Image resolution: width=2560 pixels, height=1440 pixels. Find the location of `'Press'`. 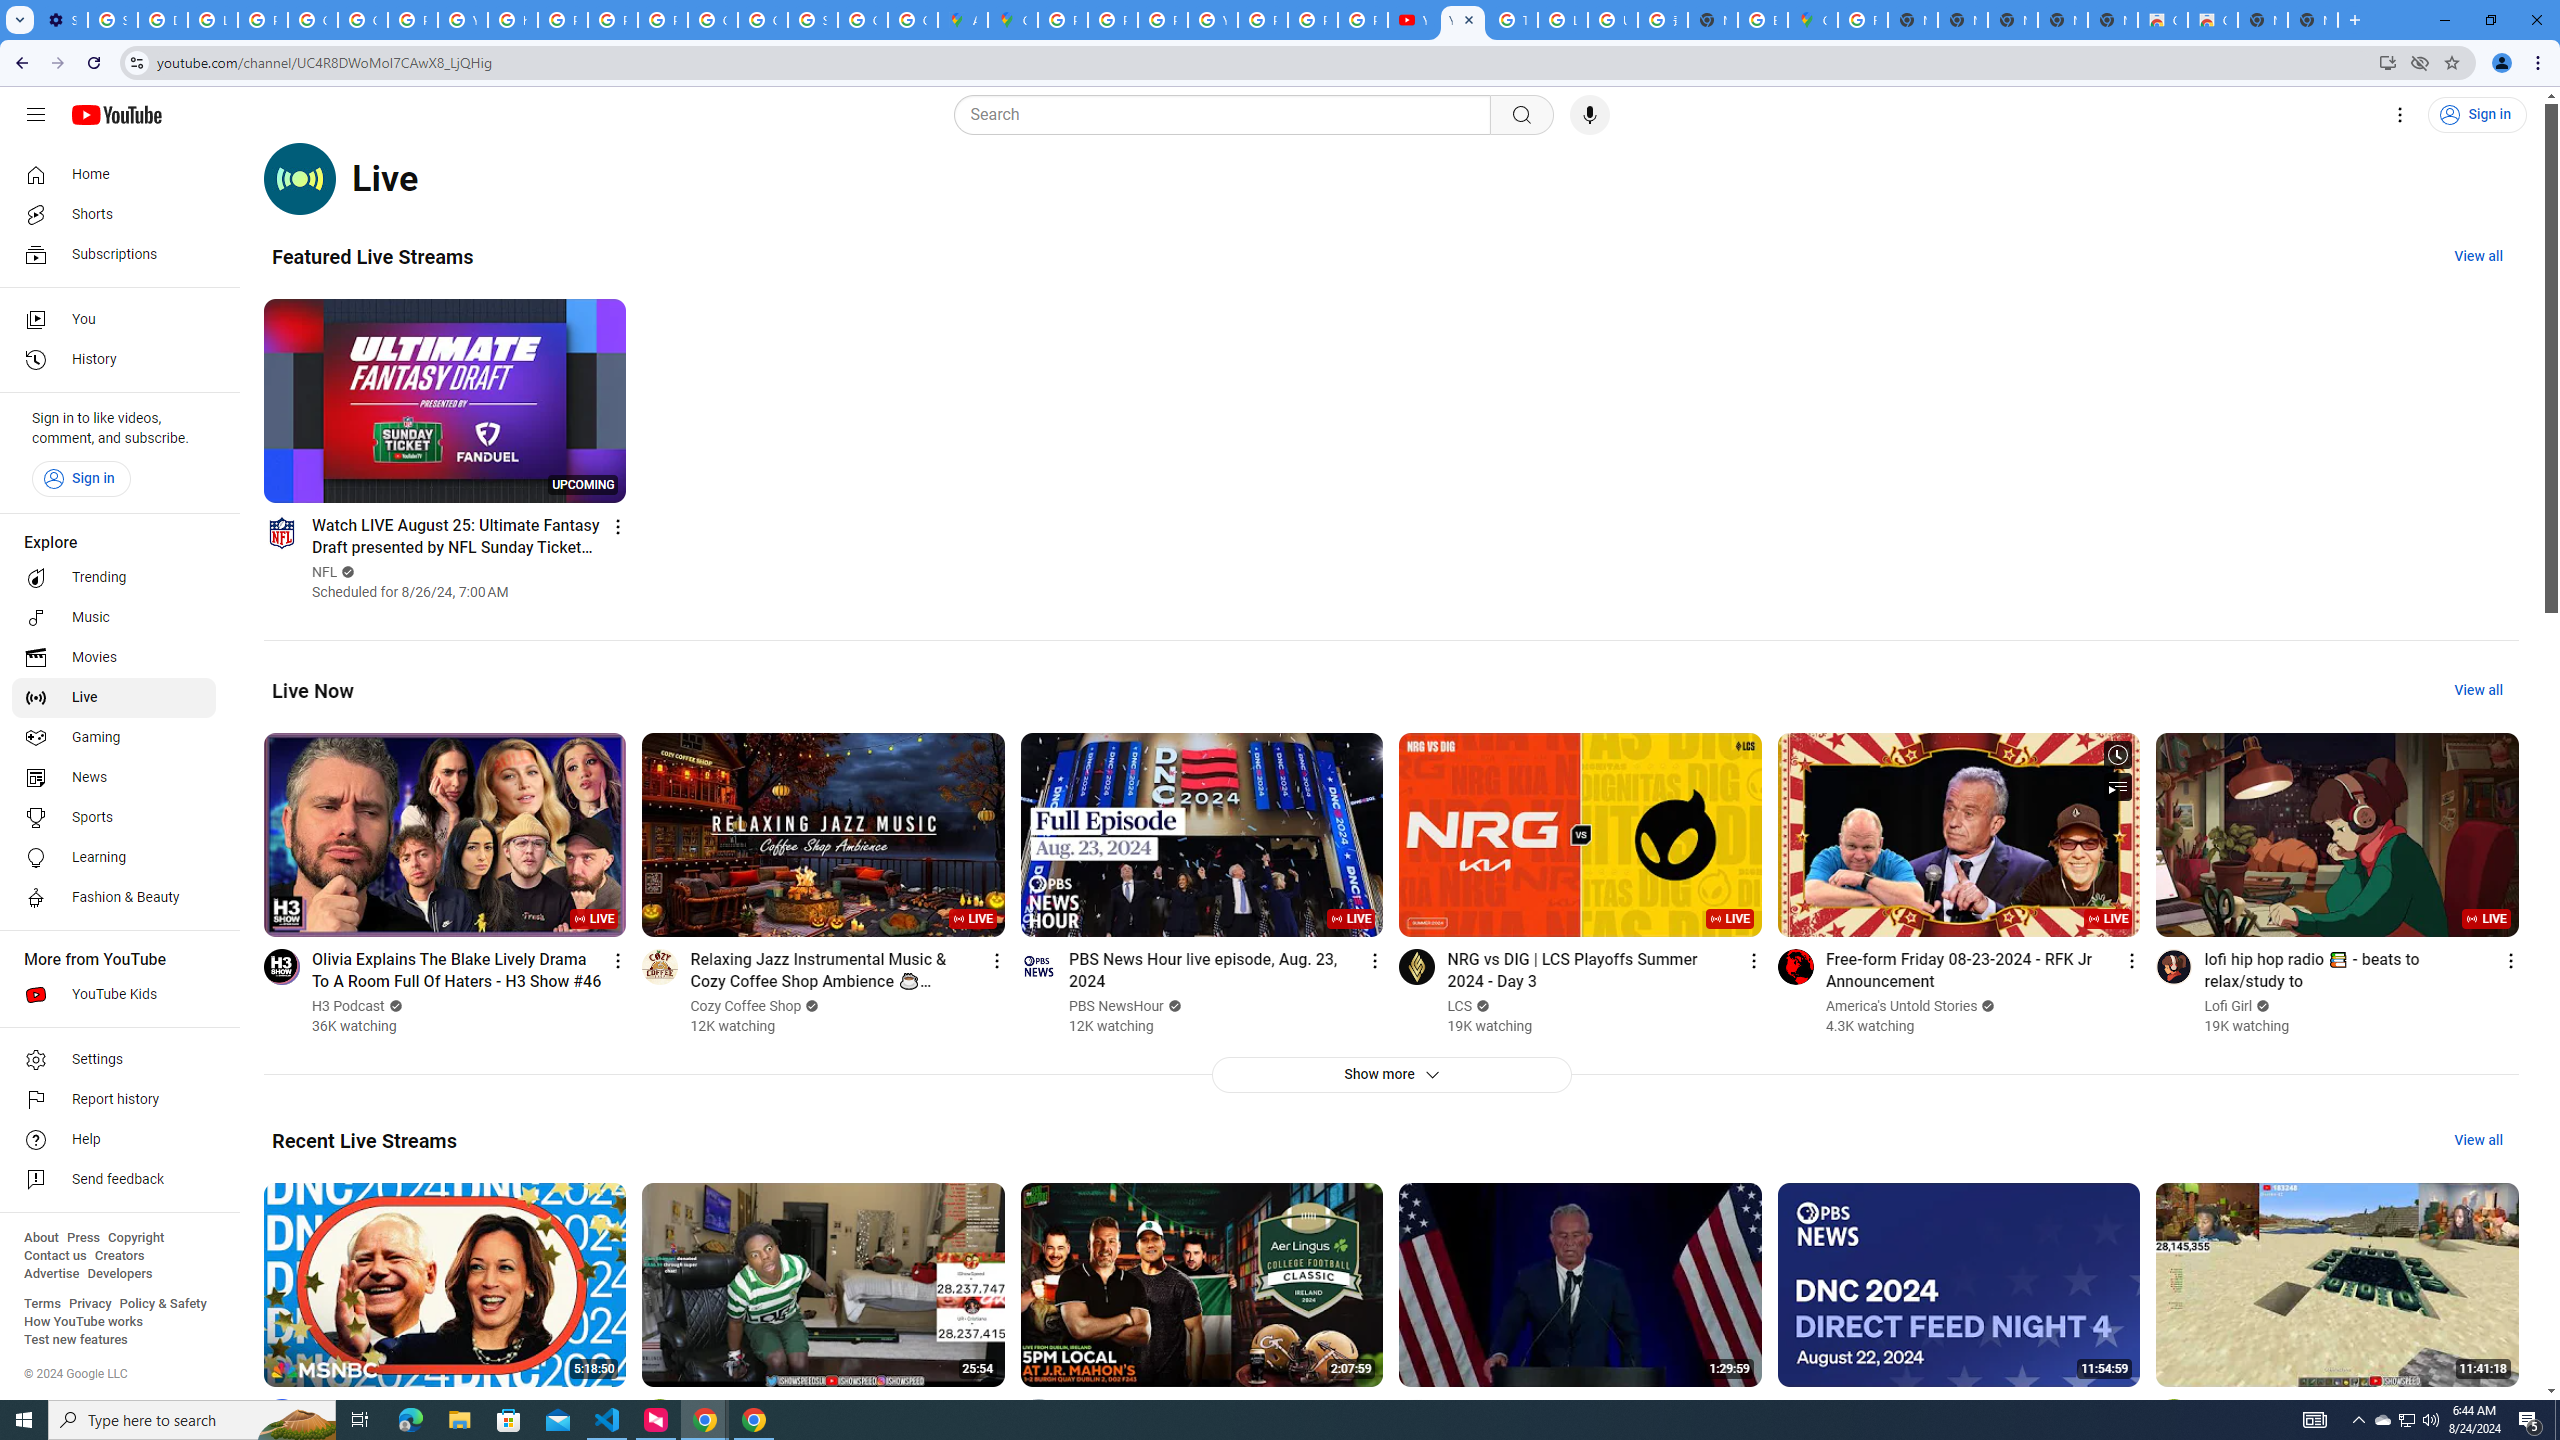

'Press' is located at coordinates (82, 1237).